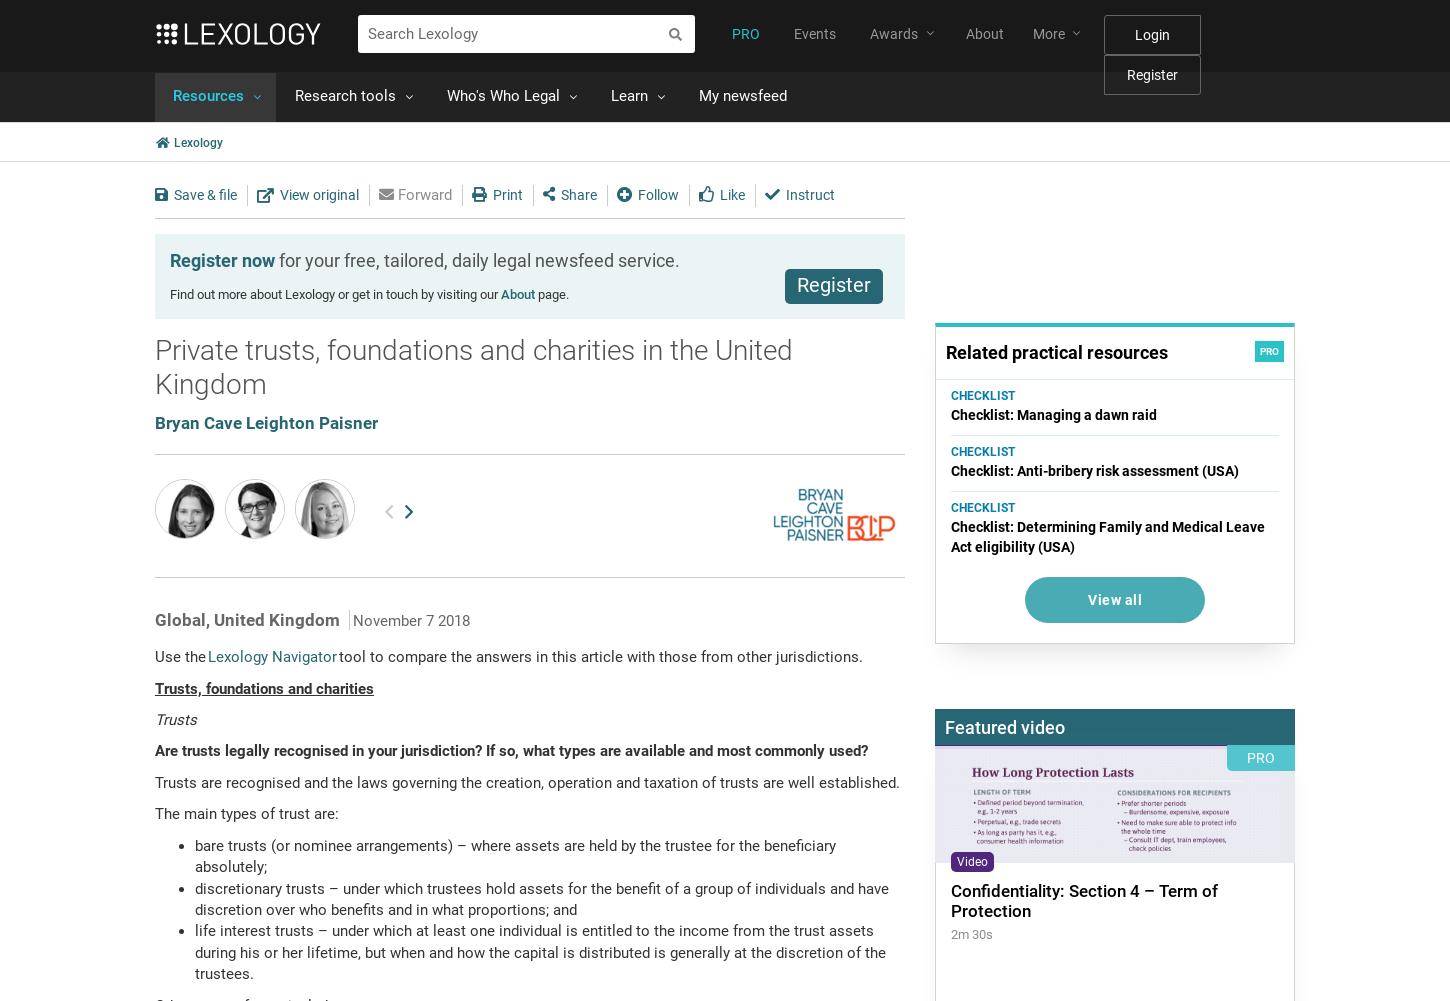 The height and width of the screenshot is (1001, 1450). I want to click on 'tool to compare the answers in this article with those from other jurisdictions.', so click(602, 655).